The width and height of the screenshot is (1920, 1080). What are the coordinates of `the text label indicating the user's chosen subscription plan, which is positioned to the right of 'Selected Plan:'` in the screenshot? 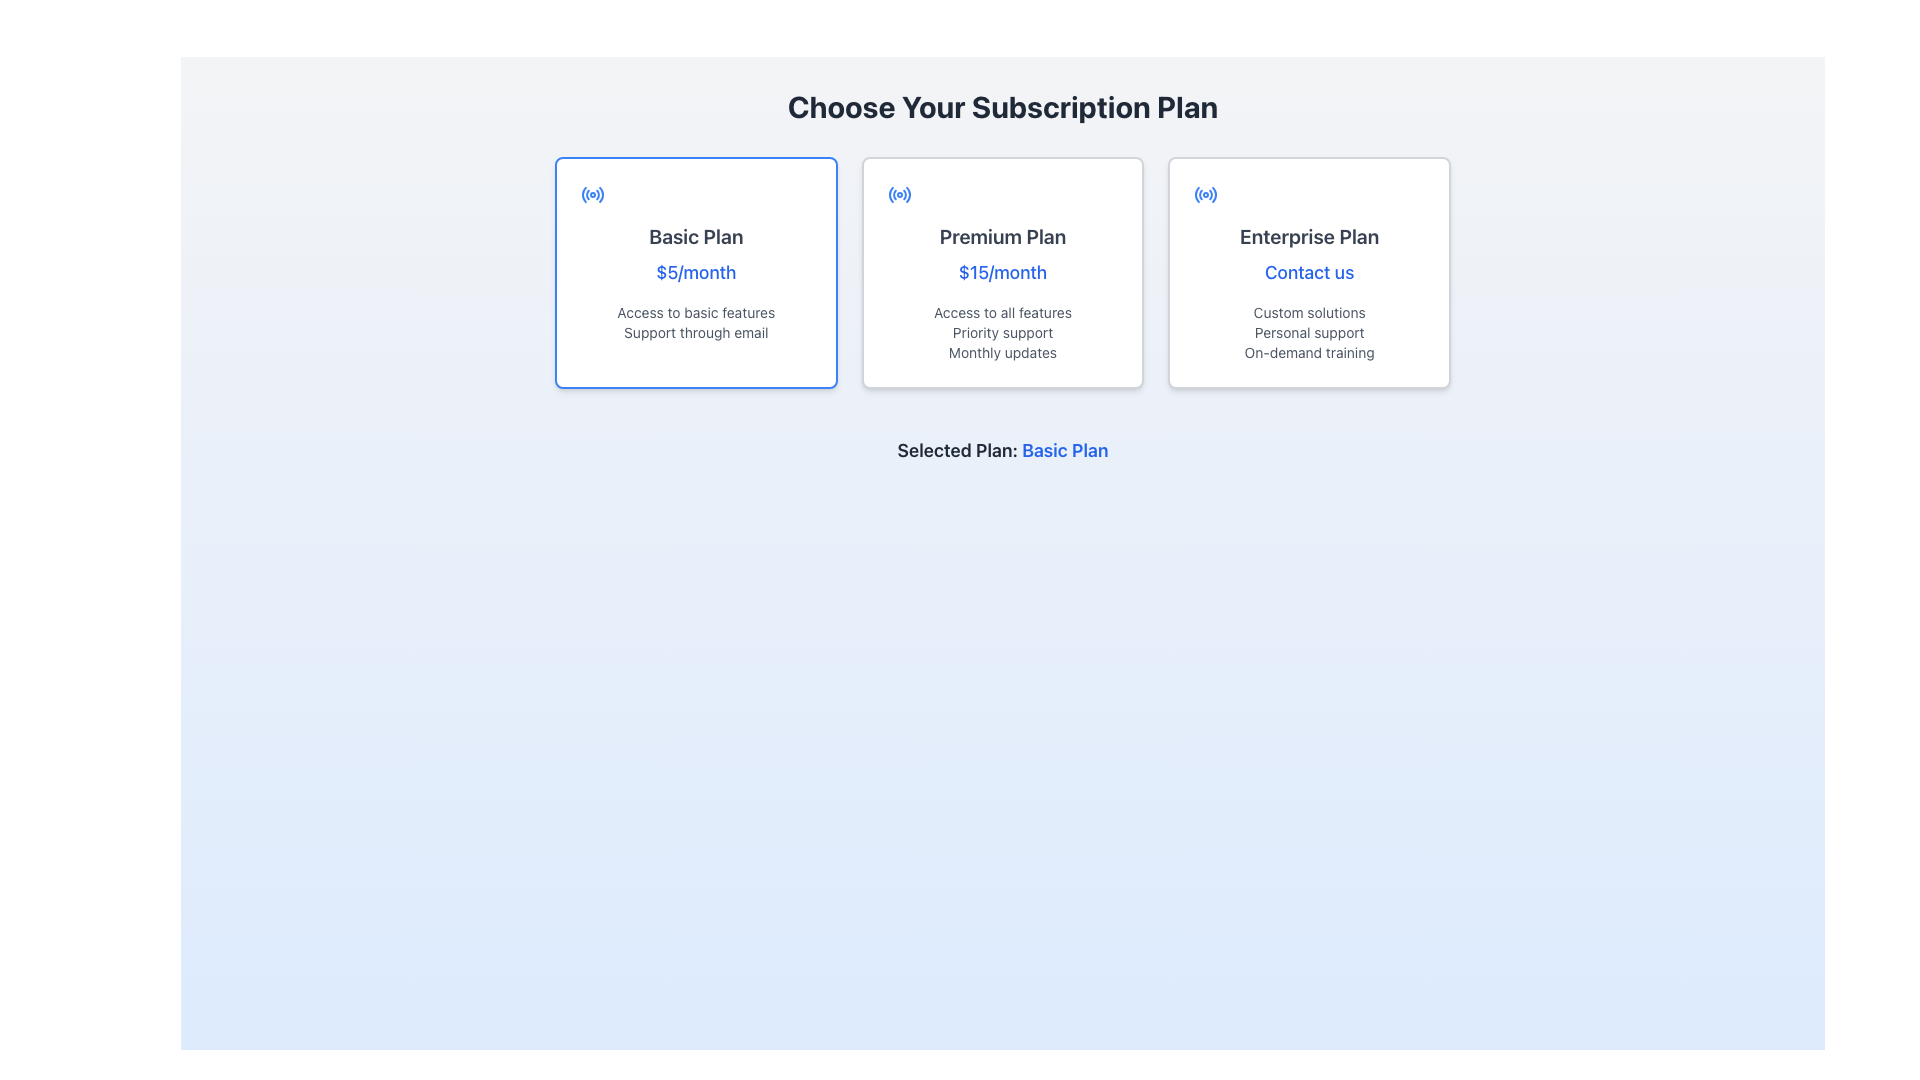 It's located at (1064, 450).